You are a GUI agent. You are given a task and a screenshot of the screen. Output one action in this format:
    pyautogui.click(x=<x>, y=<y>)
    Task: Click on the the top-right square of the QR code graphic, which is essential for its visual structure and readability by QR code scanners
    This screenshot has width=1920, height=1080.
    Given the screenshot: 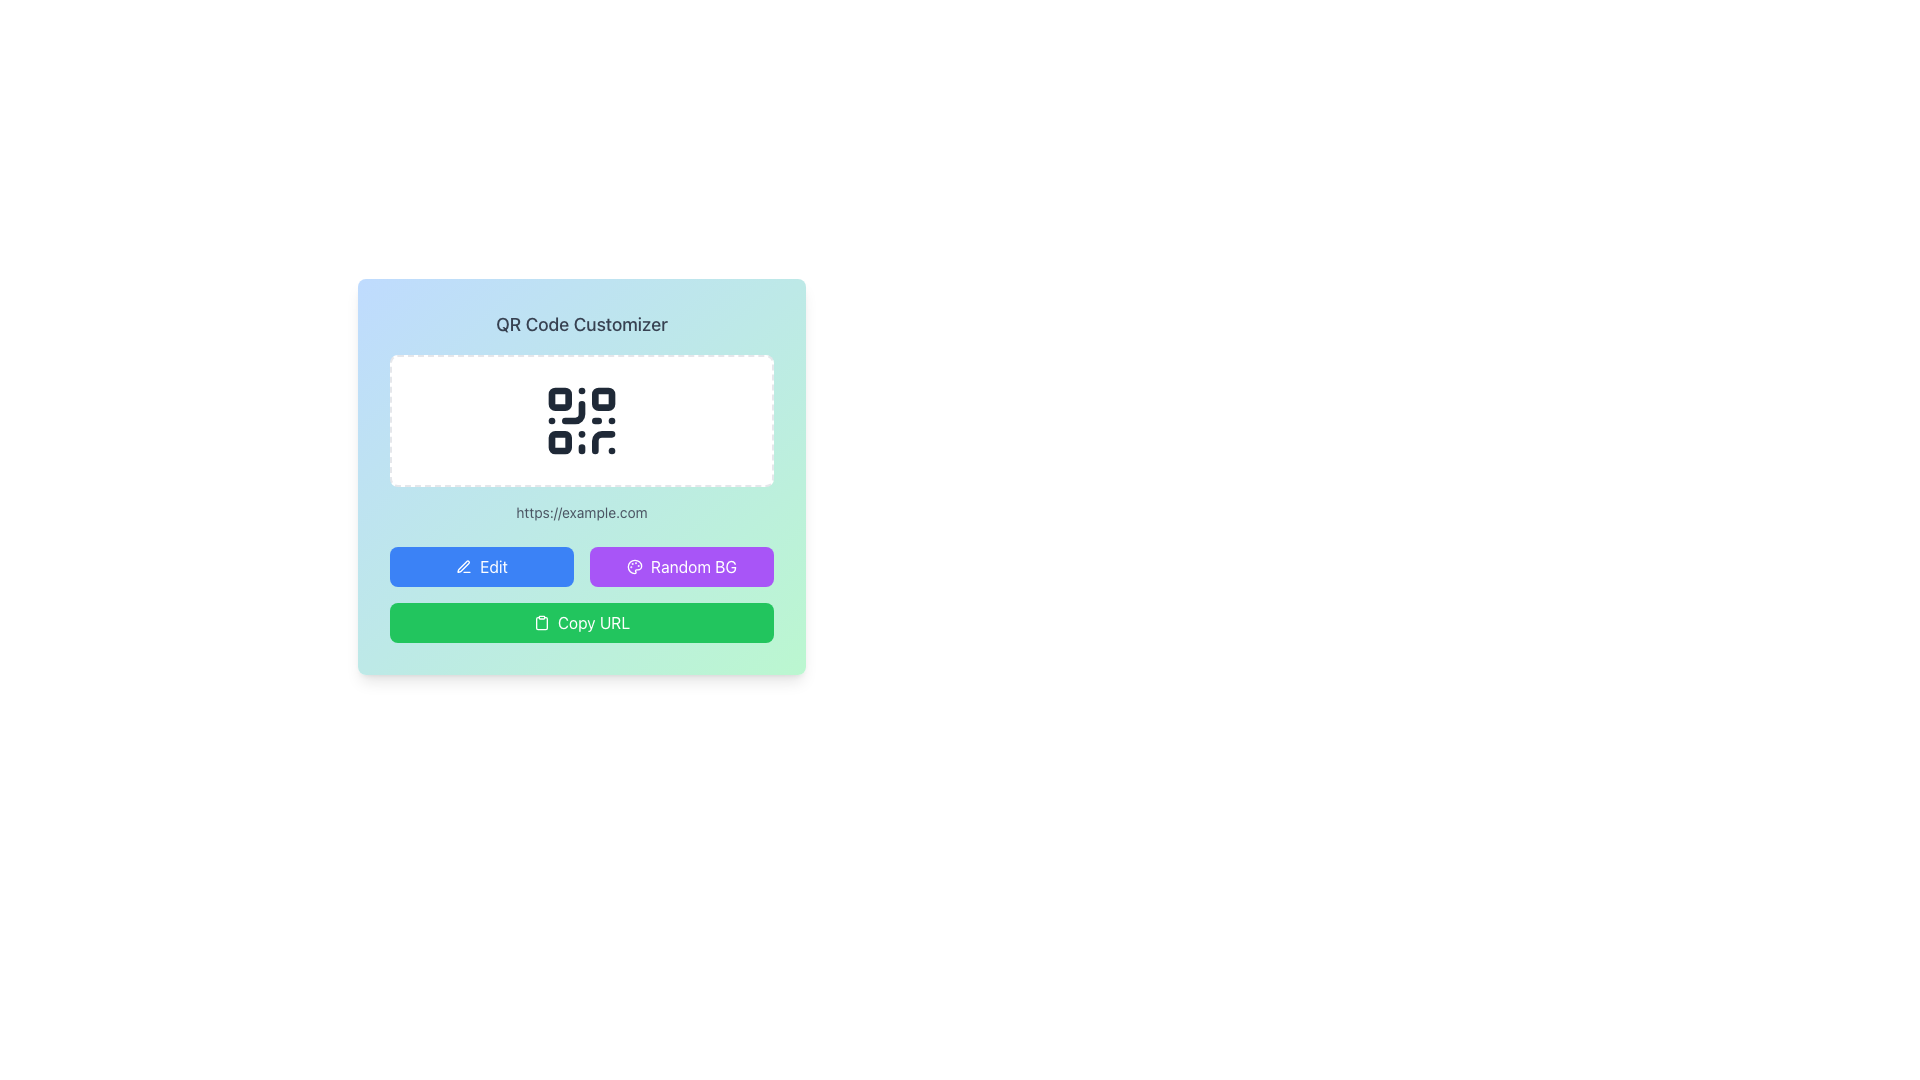 What is the action you would take?
    pyautogui.click(x=602, y=399)
    